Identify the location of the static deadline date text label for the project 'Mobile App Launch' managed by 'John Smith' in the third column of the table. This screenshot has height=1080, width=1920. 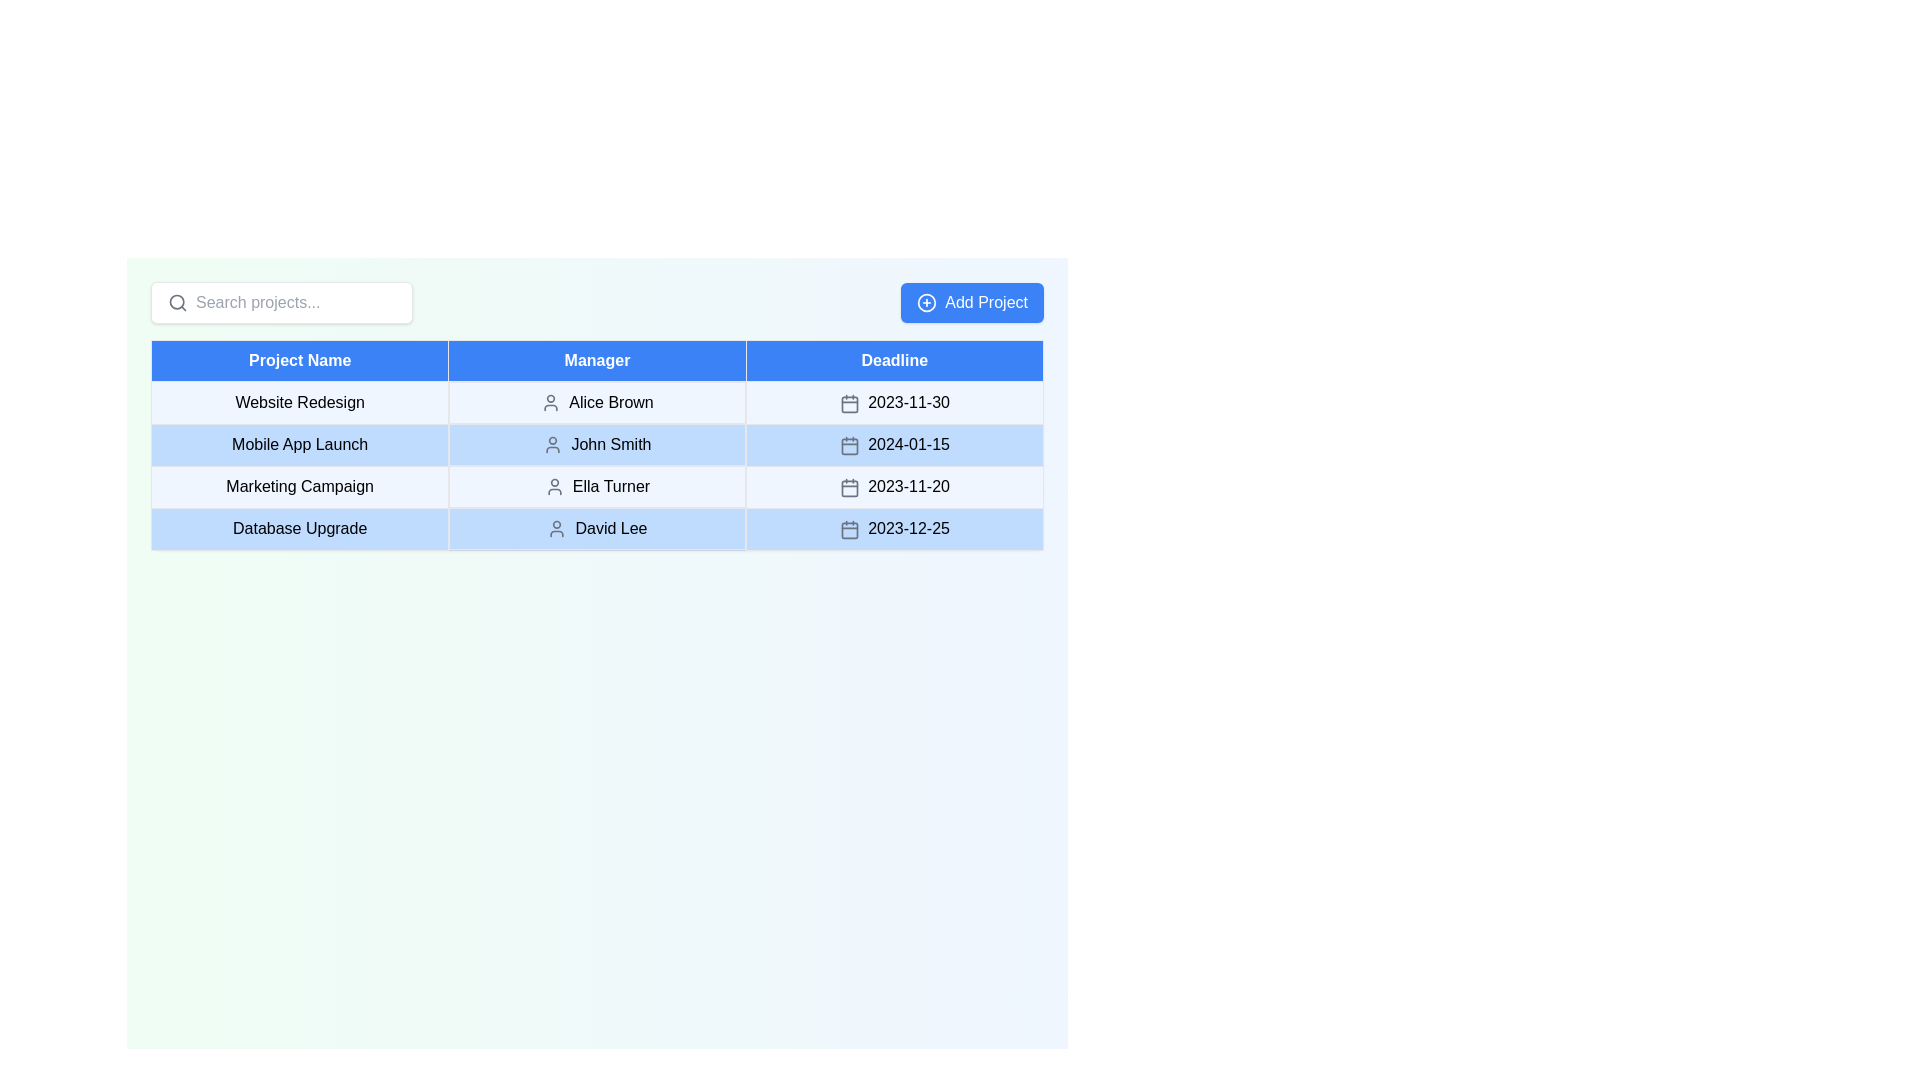
(893, 443).